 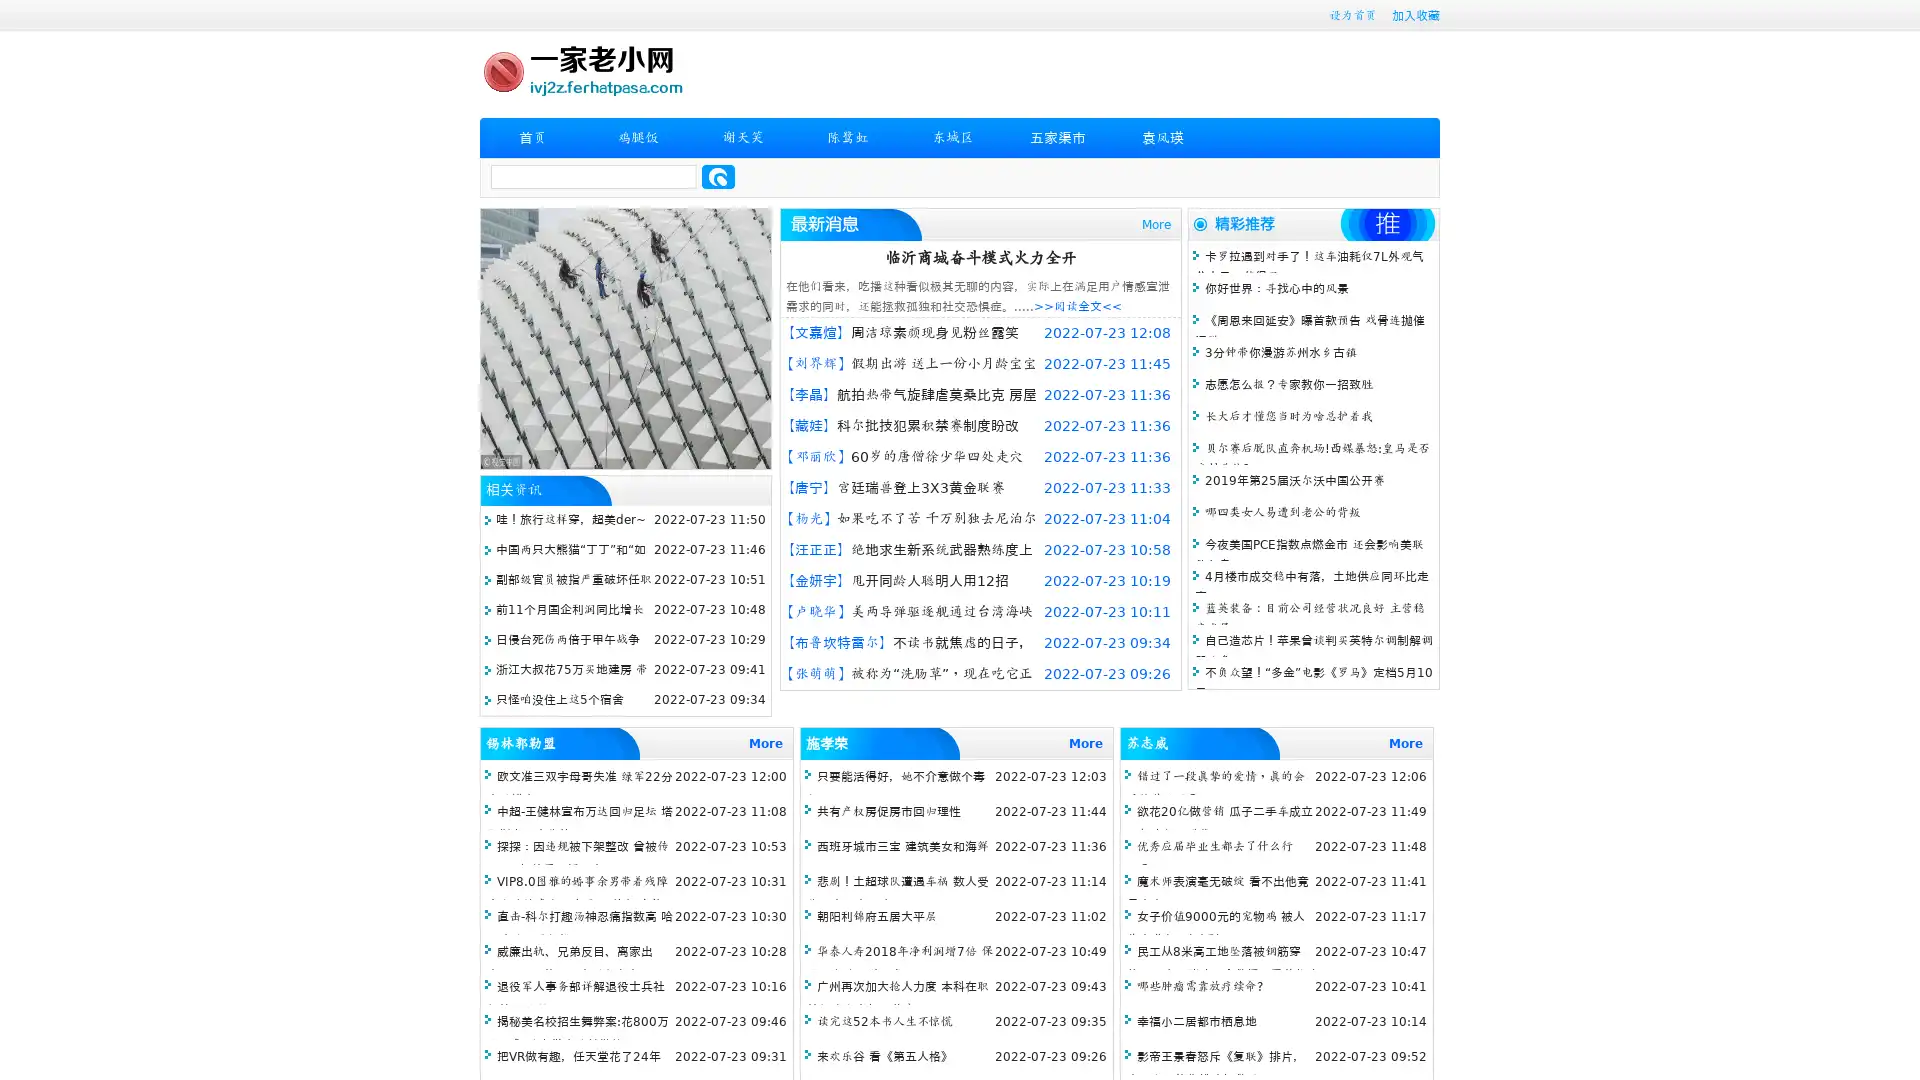 What do you see at coordinates (718, 176) in the screenshot?
I see `Search` at bounding box center [718, 176].